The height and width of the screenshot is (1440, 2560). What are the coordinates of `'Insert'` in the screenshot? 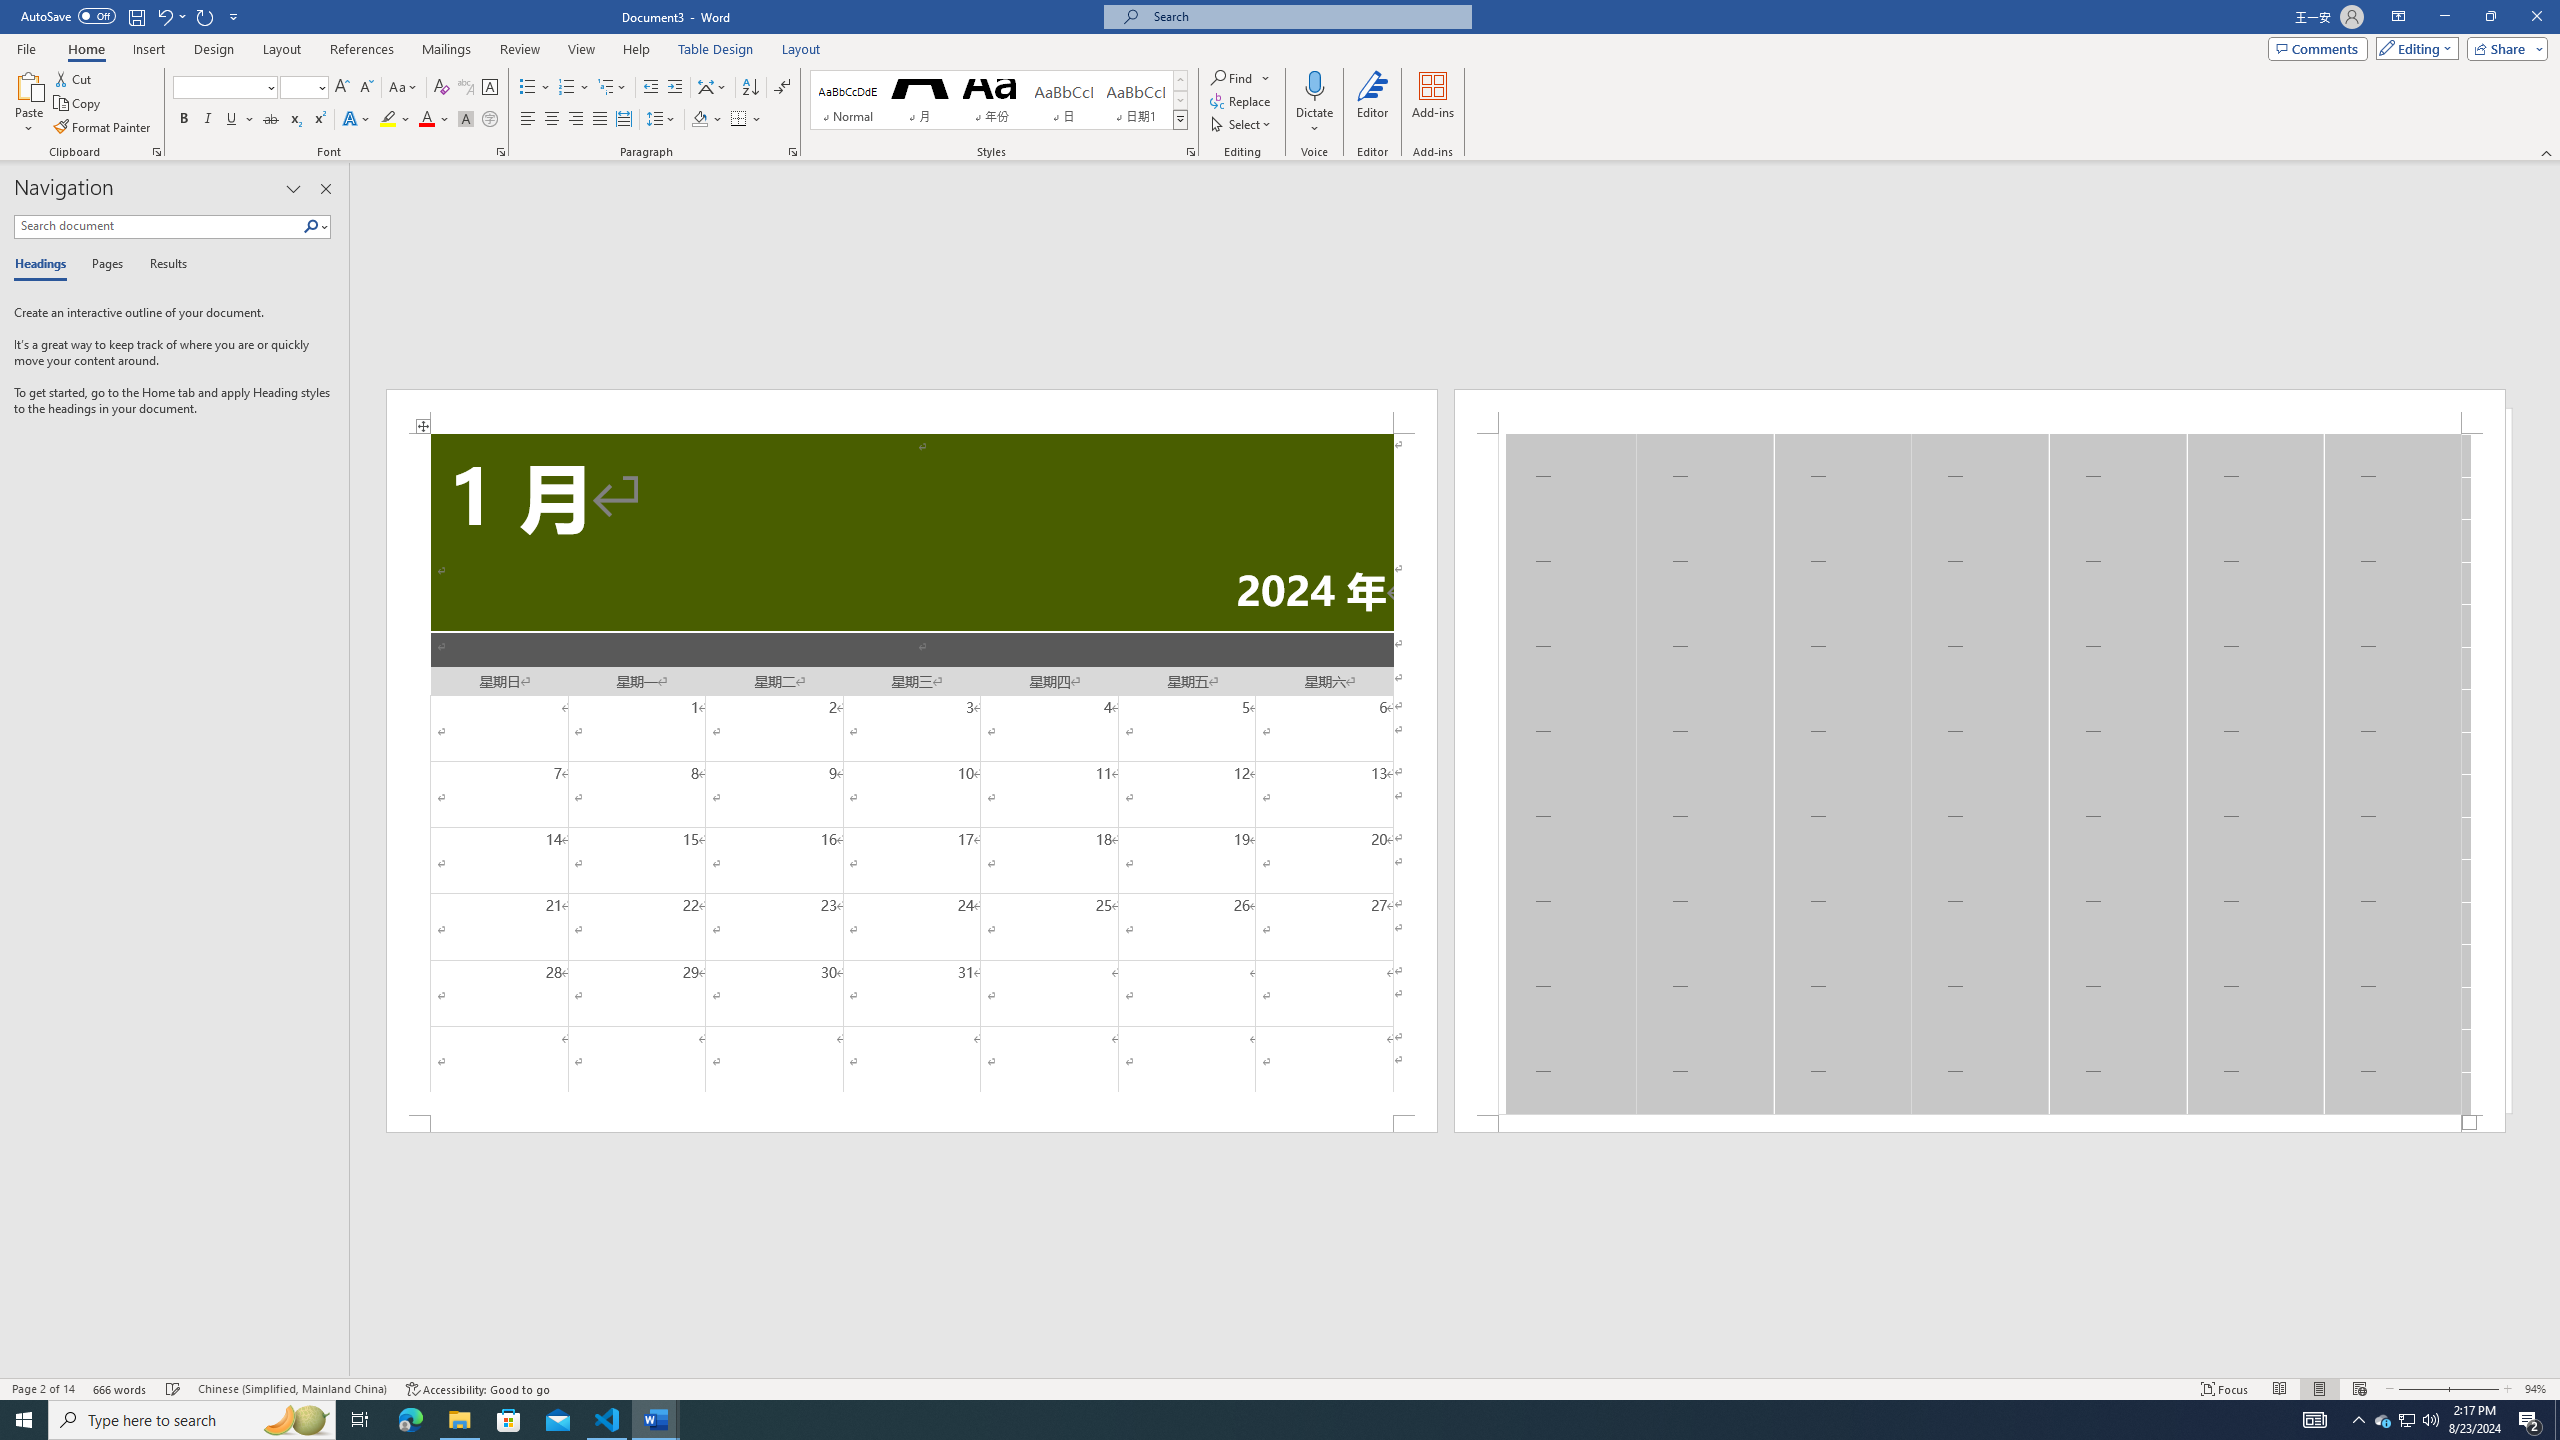 It's located at (147, 49).